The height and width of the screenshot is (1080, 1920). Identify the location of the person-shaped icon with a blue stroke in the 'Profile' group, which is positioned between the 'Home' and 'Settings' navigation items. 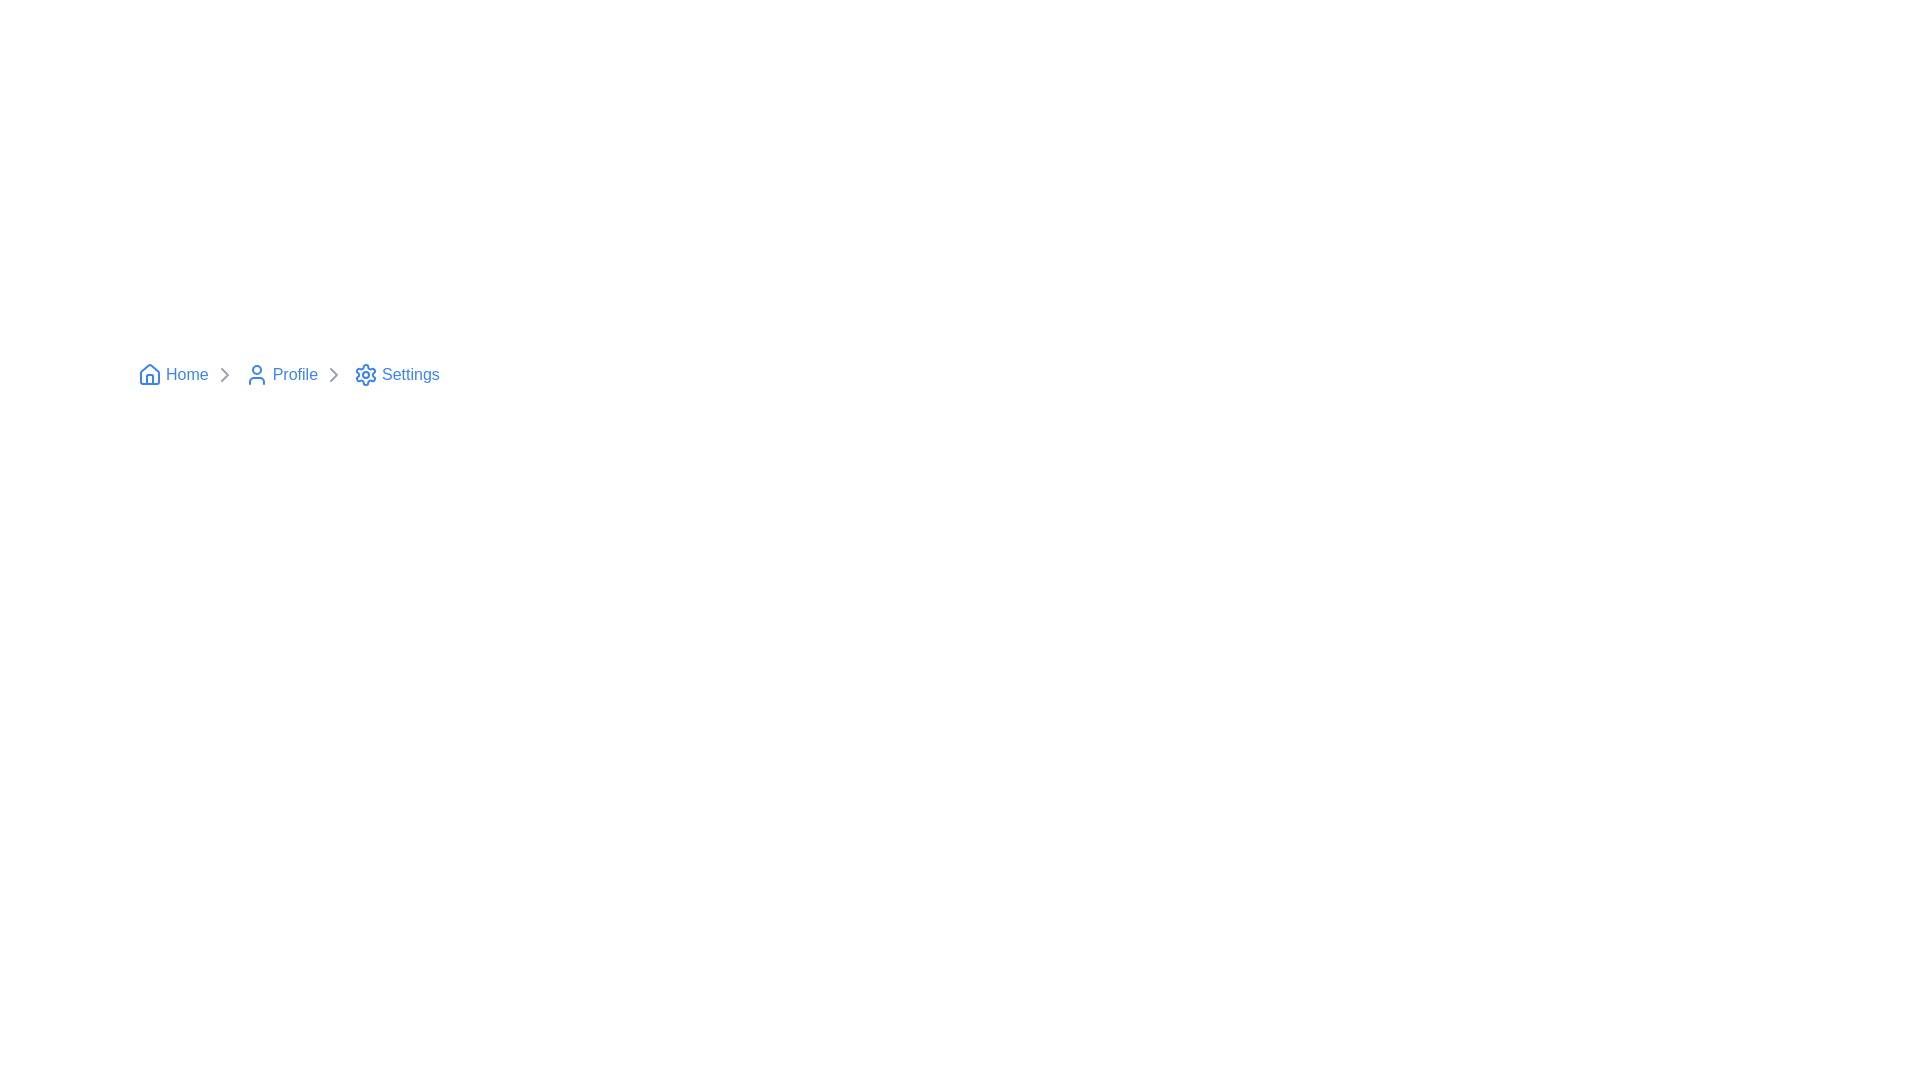
(255, 374).